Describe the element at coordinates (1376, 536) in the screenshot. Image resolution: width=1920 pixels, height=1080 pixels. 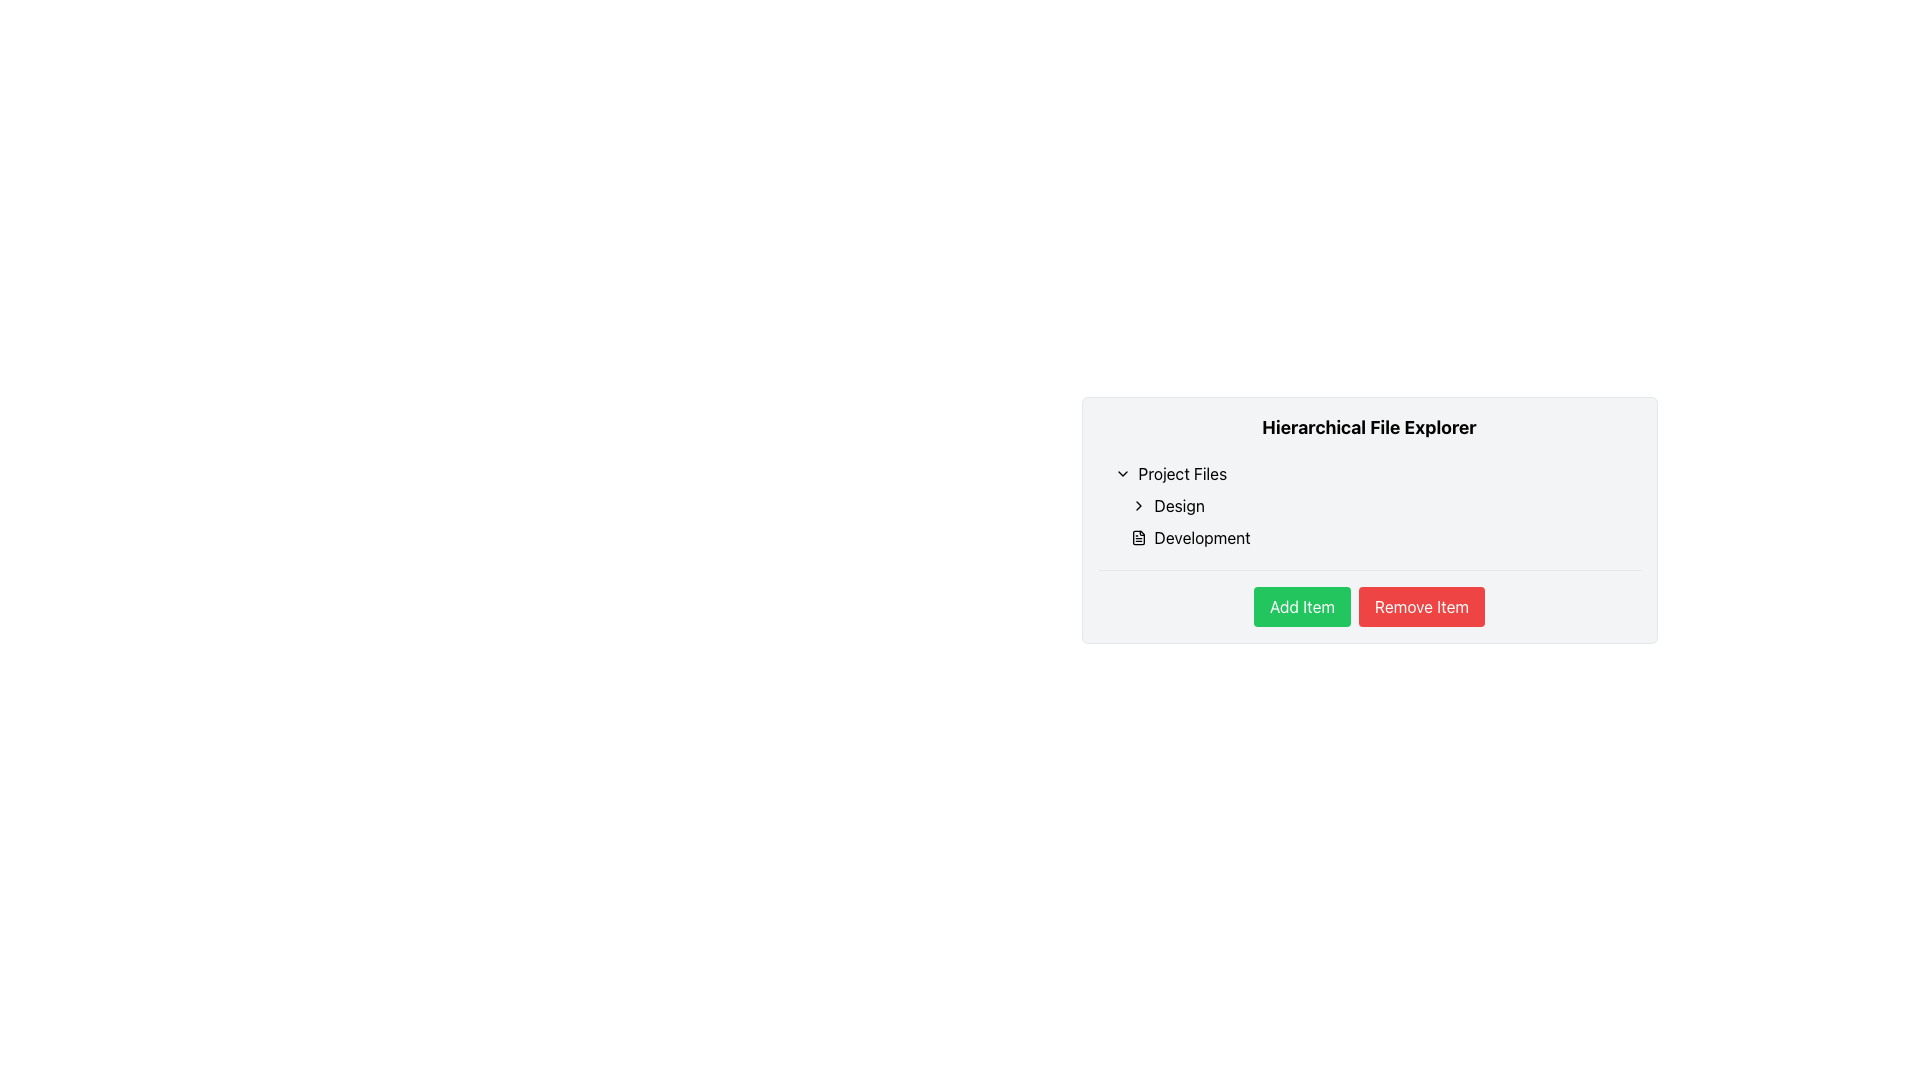
I see `to select the 'Development' node in the hierarchical file explorer view, which is located directly below the 'Design' element` at that location.